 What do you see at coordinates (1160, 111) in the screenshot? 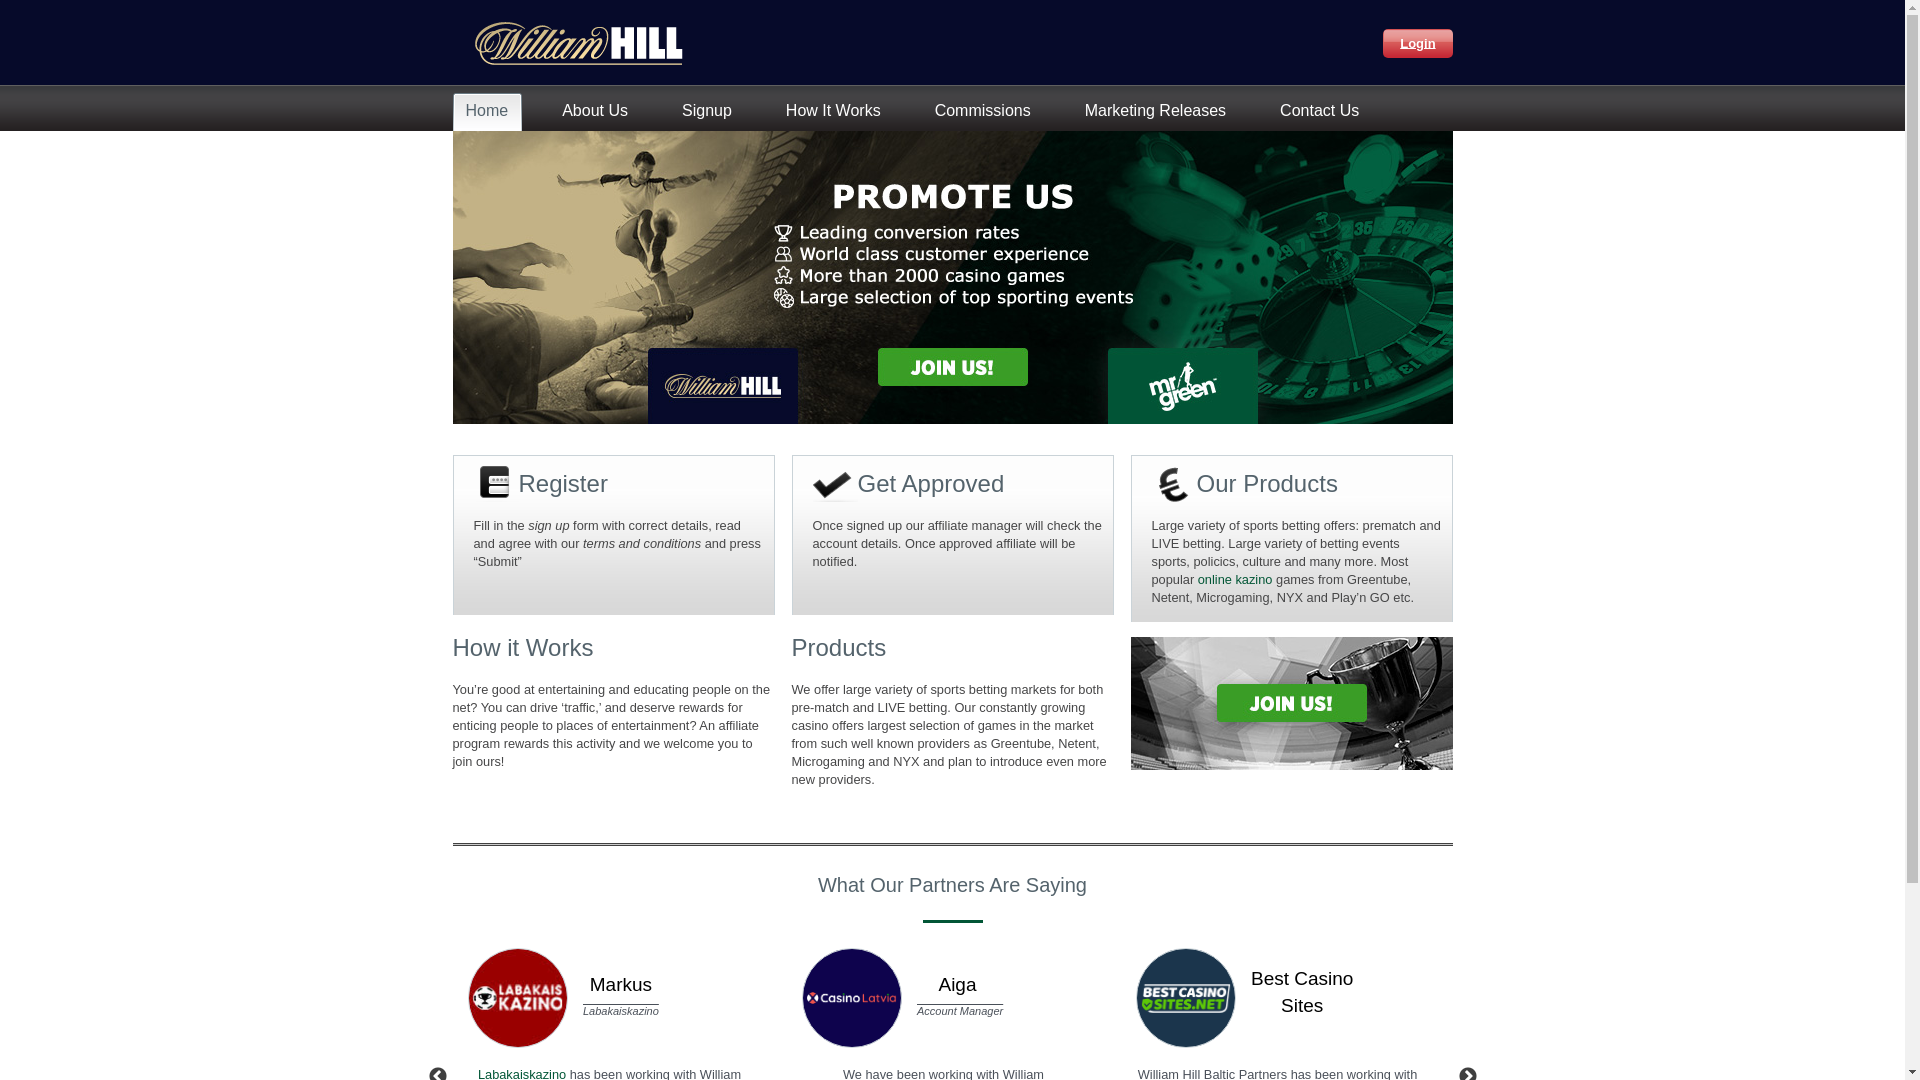
I see `'Marketing Releases'` at bounding box center [1160, 111].